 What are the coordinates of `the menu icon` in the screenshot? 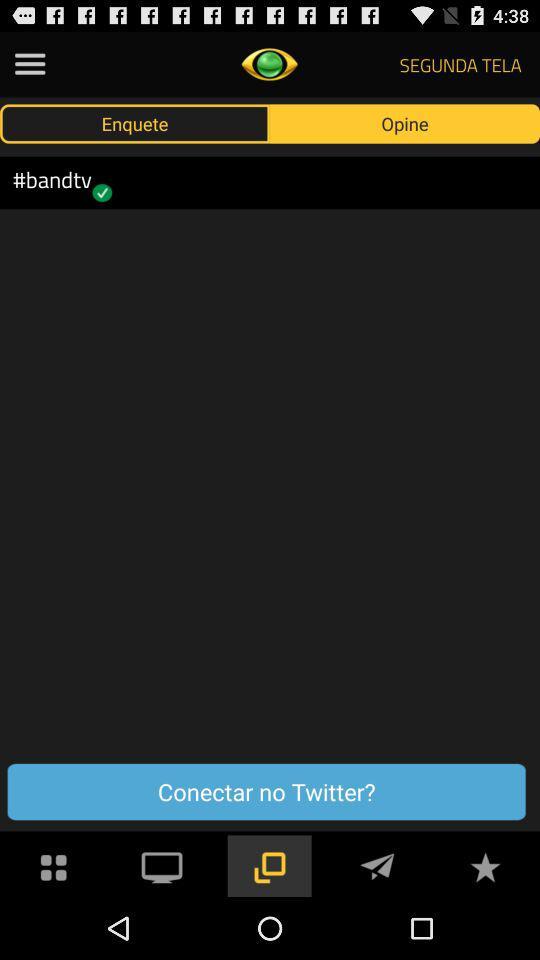 It's located at (29, 68).